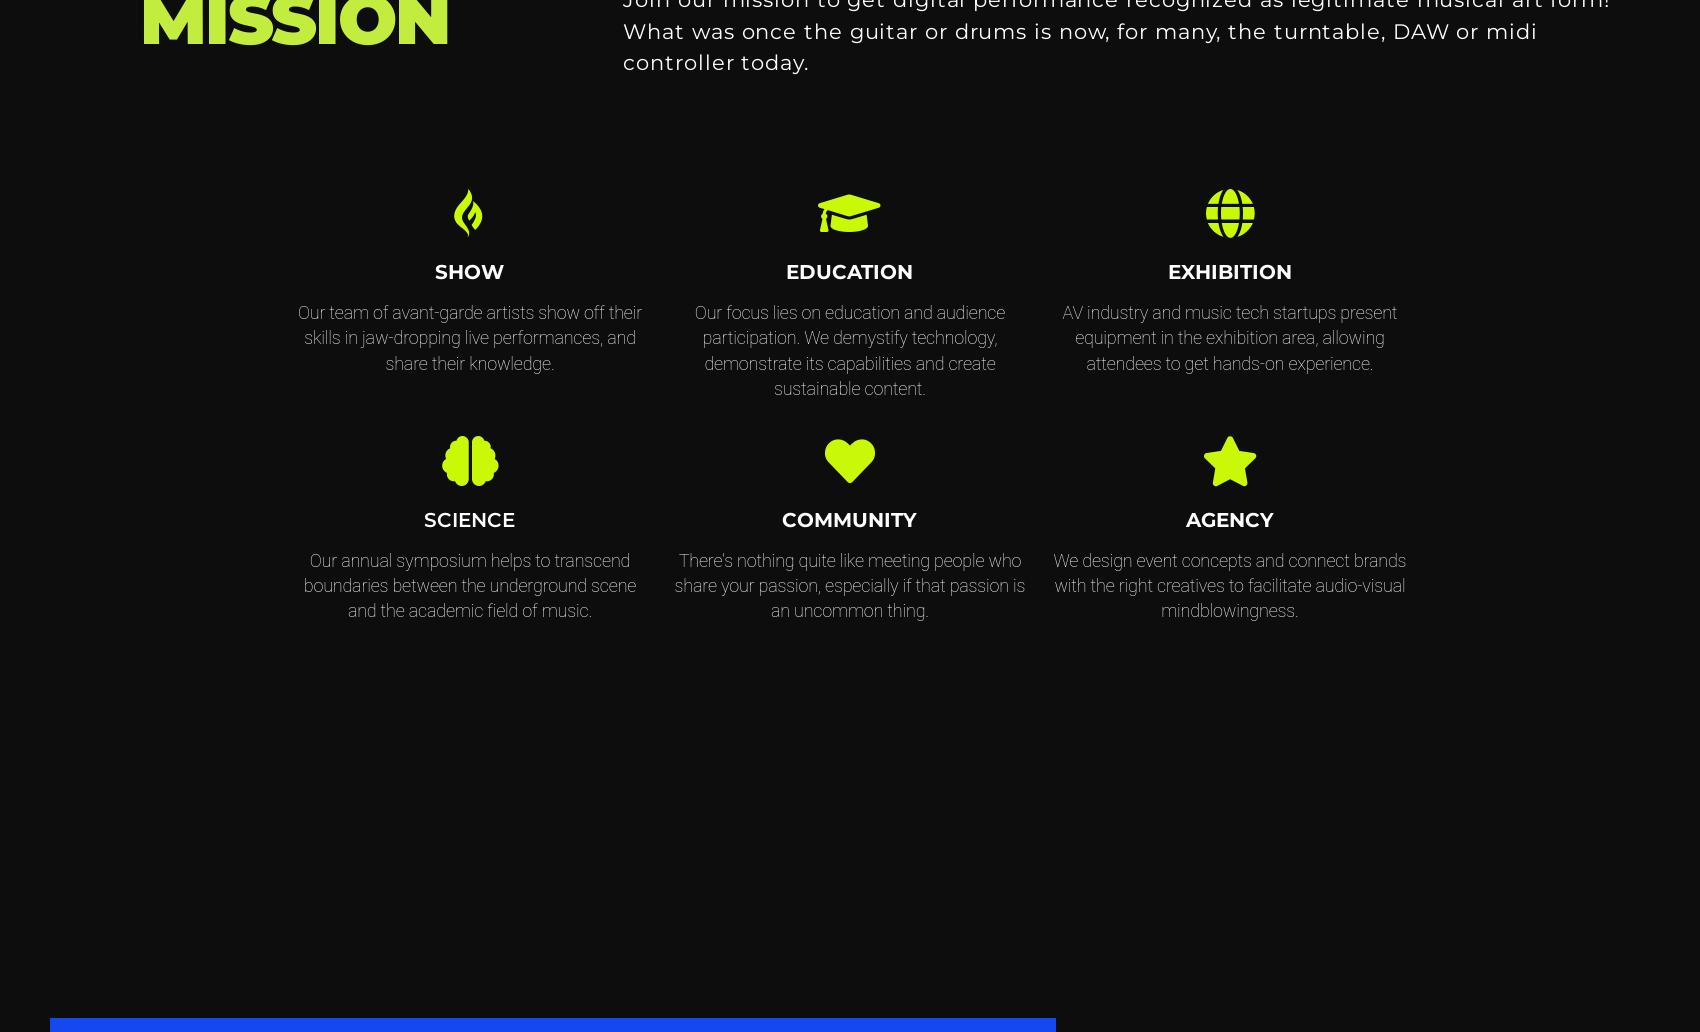  I want to click on 'We design event concepts and connect brands with the right creatives to facilitate audio-visual mindblowingness.', so click(1228, 585).